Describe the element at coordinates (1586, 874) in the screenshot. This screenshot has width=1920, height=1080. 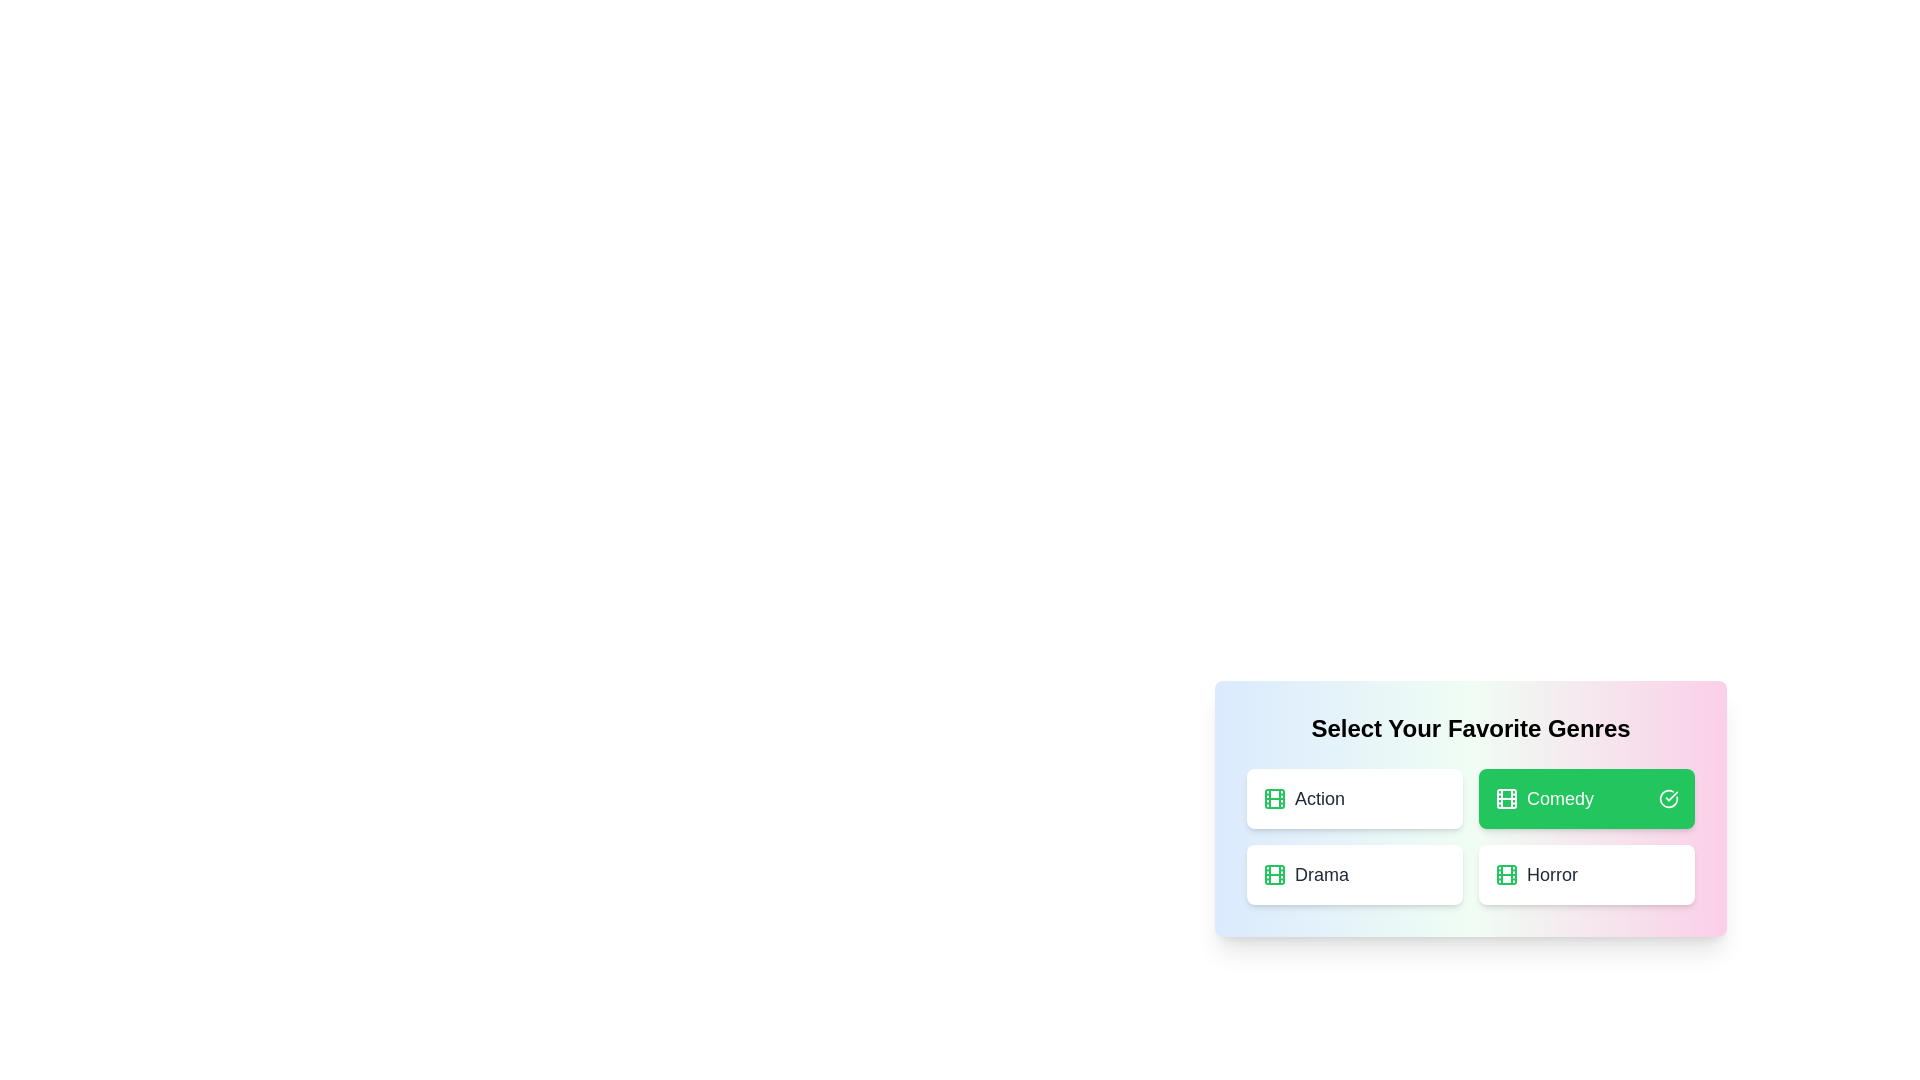
I see `the genre card labeled 'Horror' to observe its hover effect` at that location.